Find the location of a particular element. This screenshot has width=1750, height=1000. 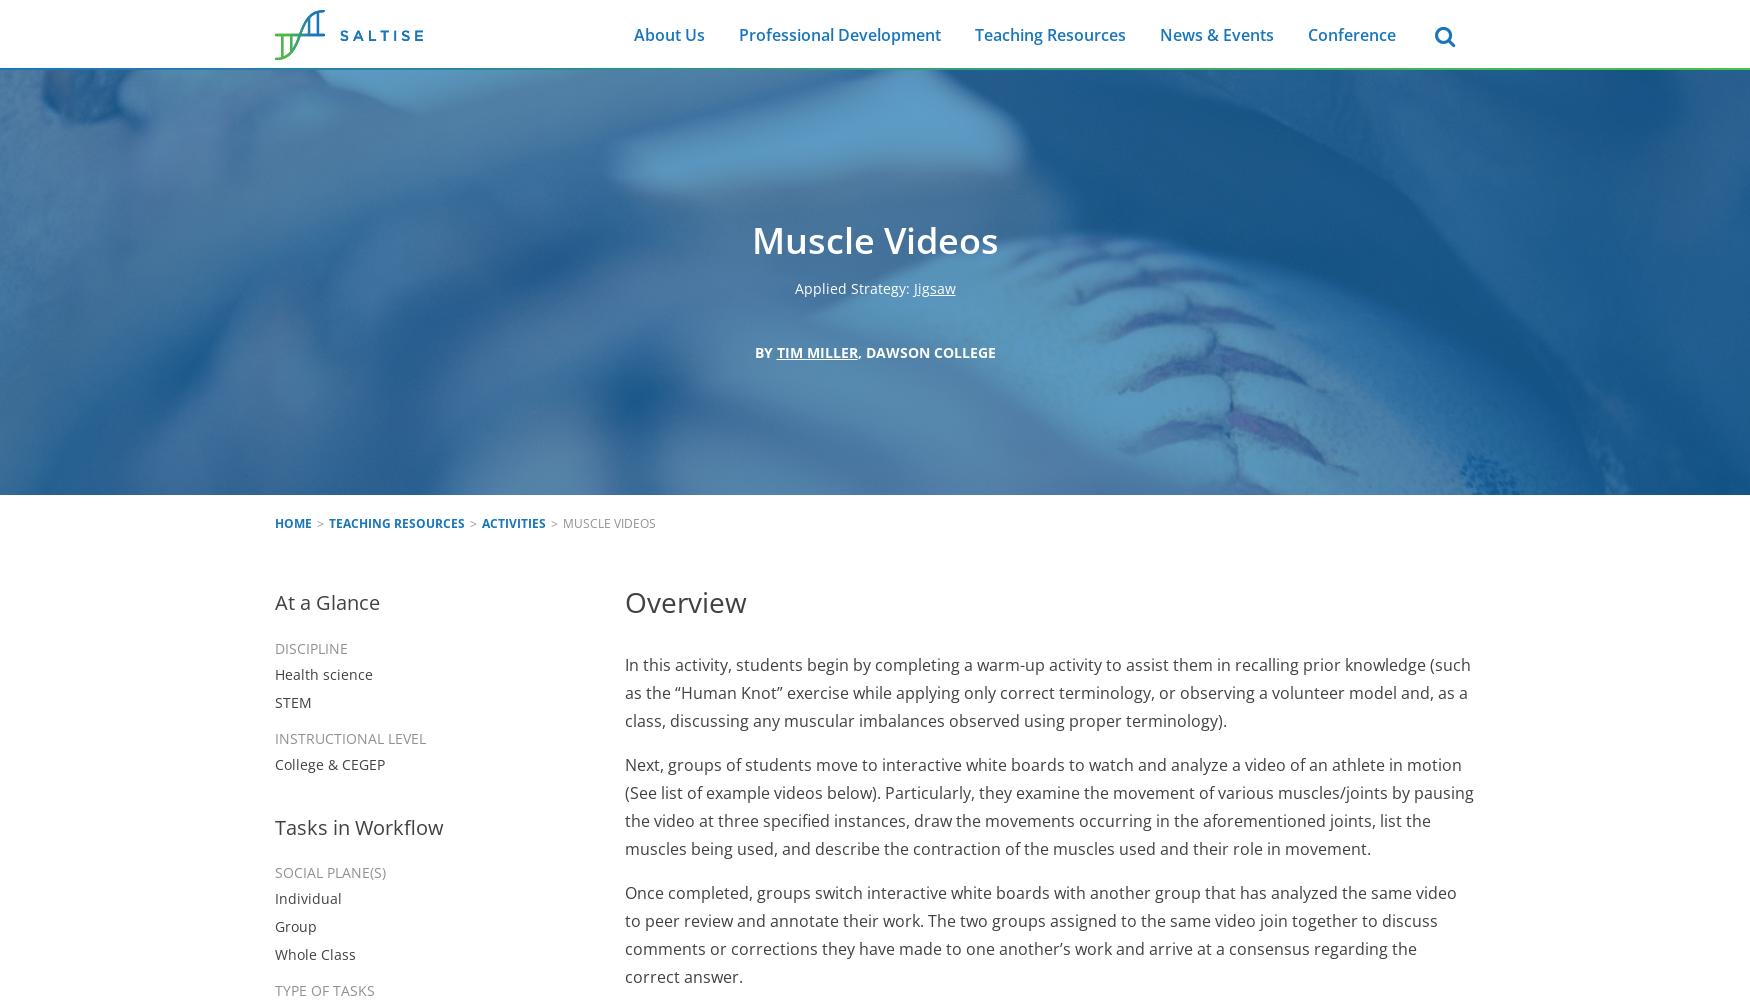

'Instructional Level' is located at coordinates (350, 736).